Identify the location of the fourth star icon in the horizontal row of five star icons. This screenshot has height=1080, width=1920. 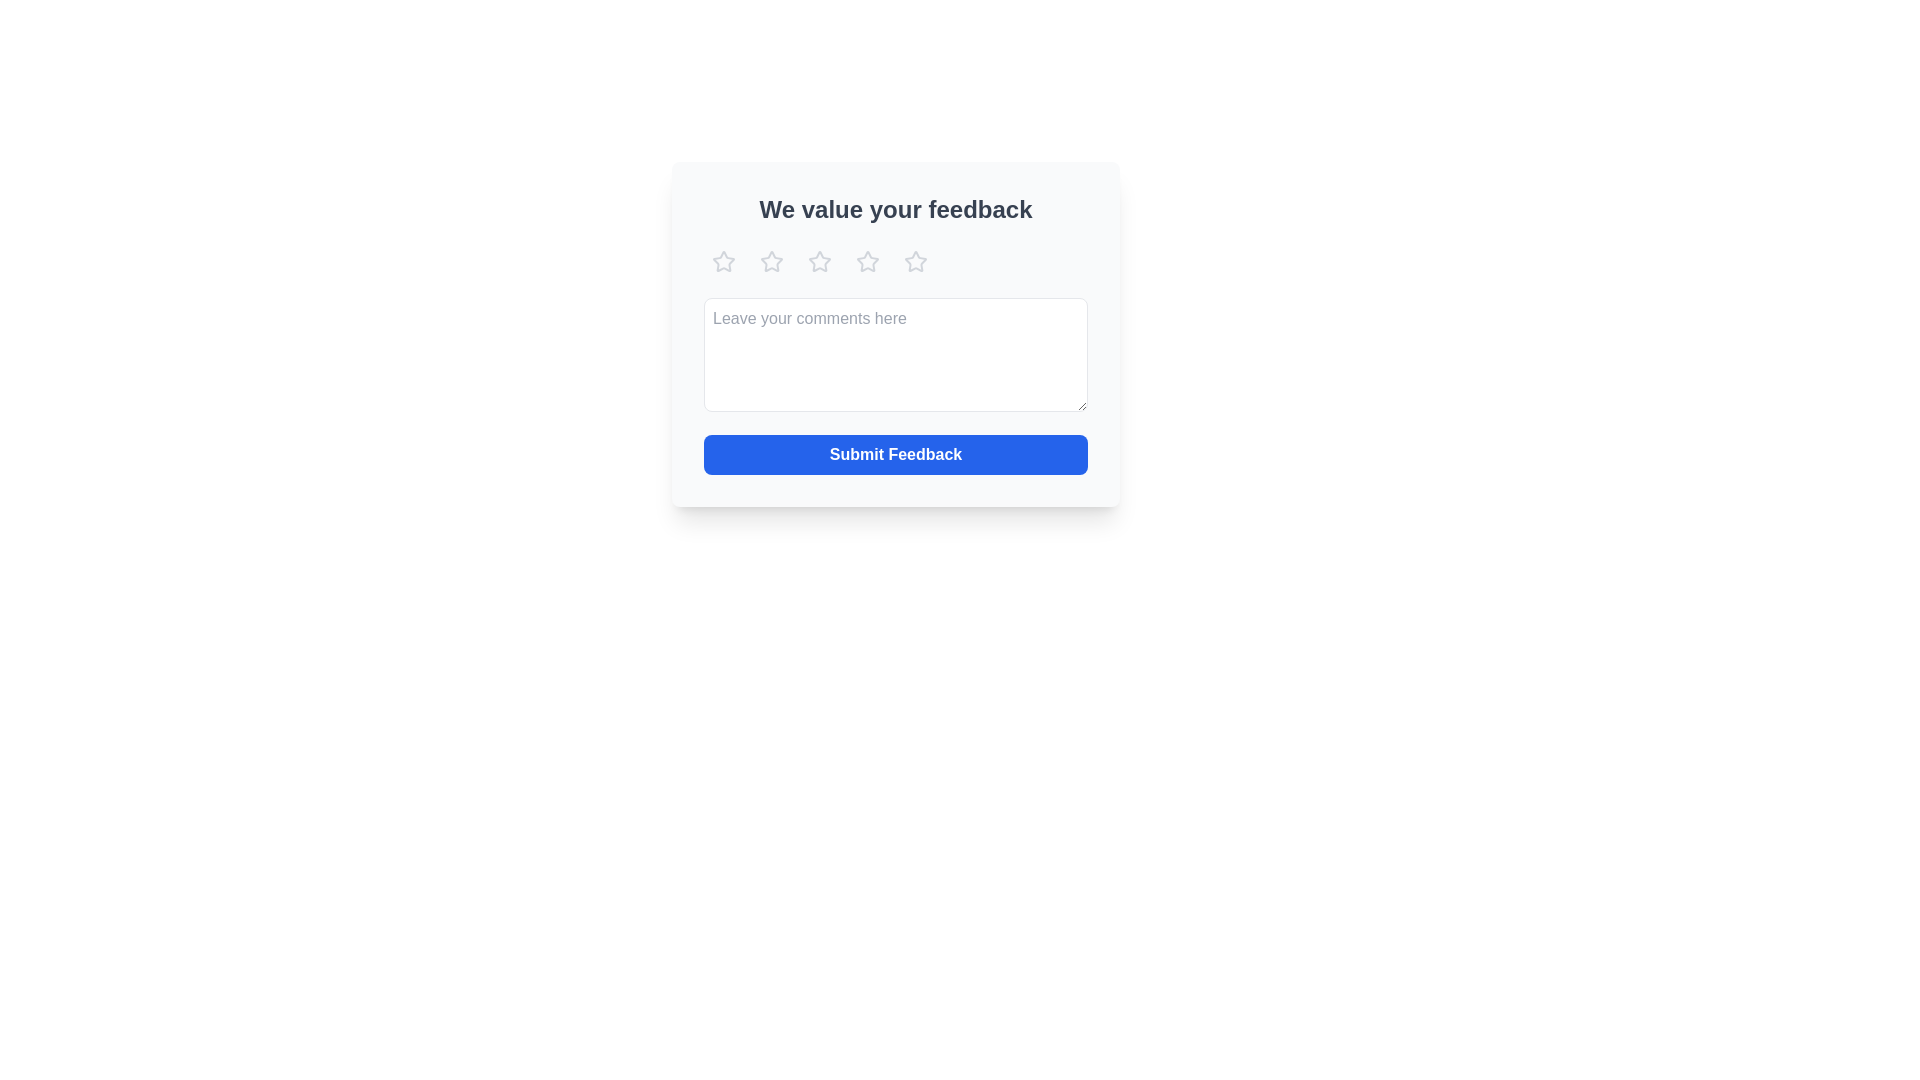
(868, 261).